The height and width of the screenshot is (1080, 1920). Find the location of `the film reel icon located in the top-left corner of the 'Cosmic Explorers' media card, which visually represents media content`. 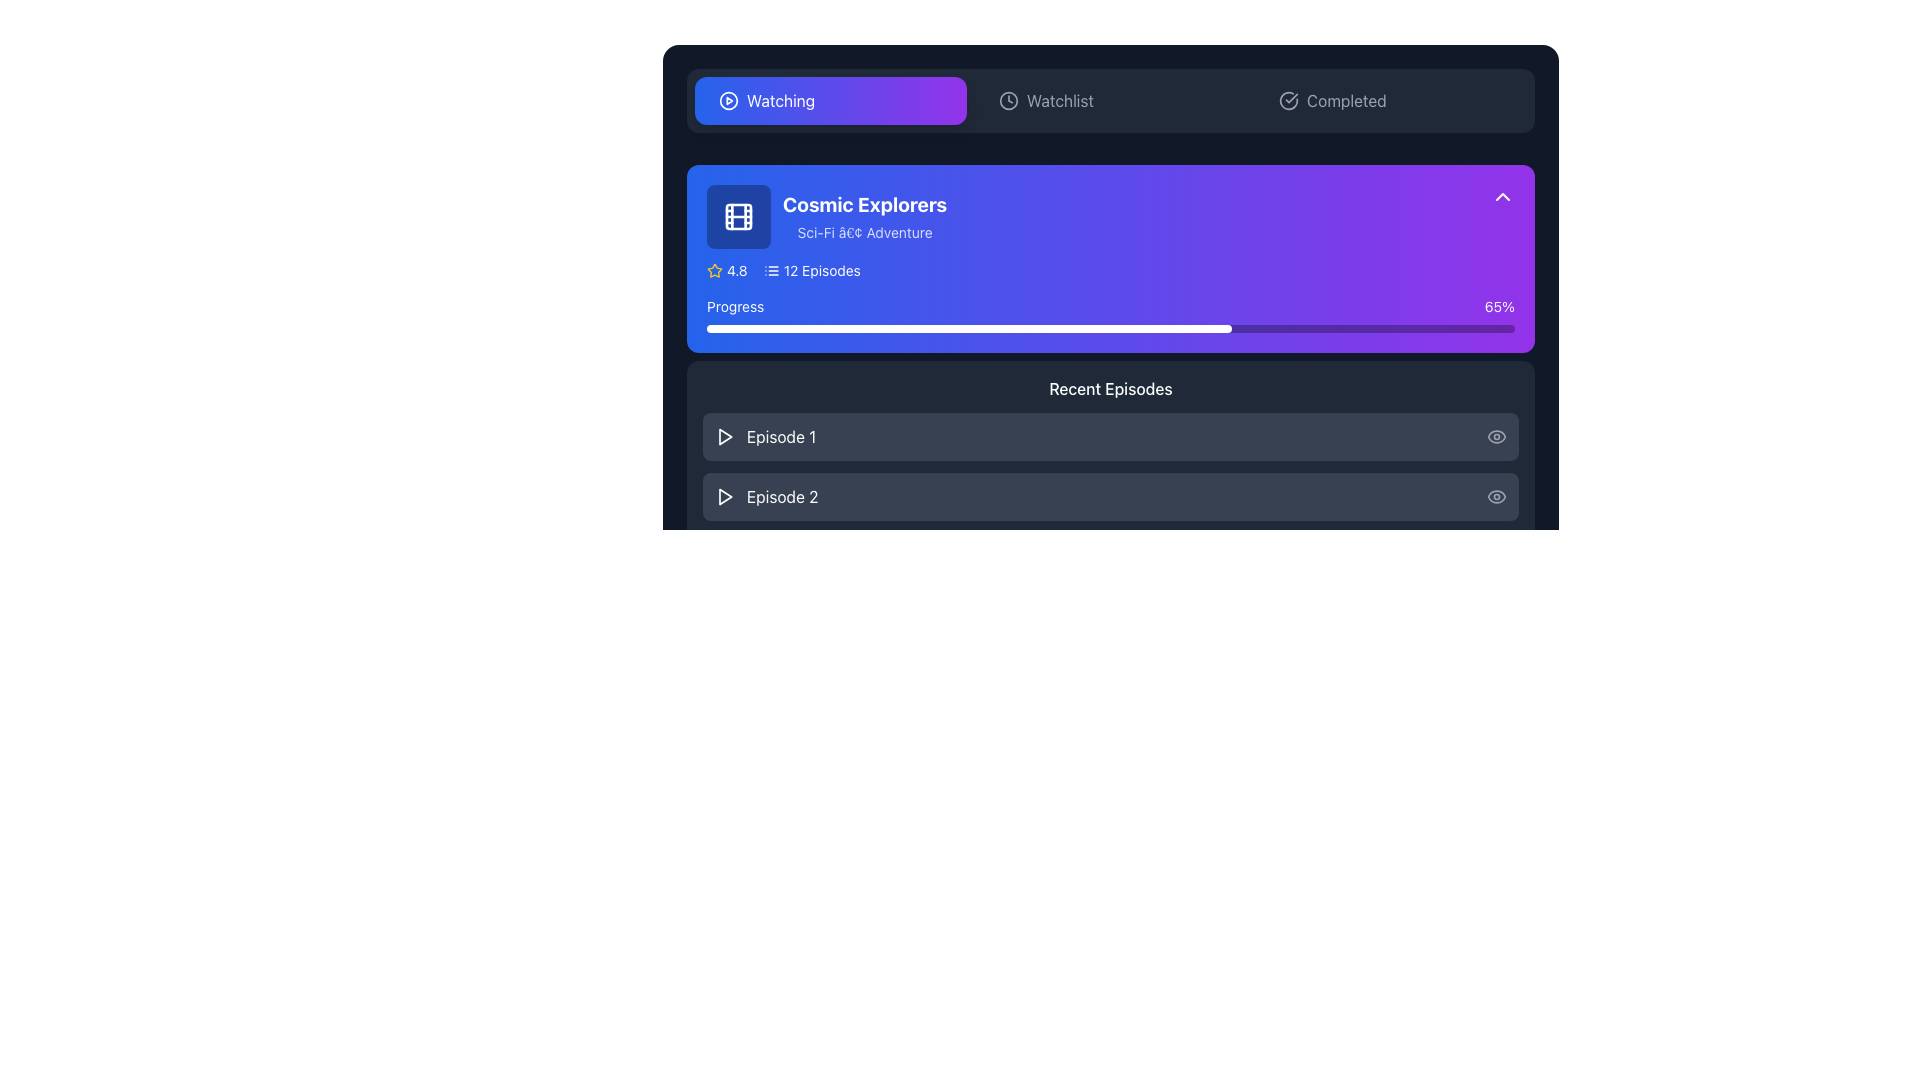

the film reel icon located in the top-left corner of the 'Cosmic Explorers' media card, which visually represents media content is located at coordinates (738, 216).